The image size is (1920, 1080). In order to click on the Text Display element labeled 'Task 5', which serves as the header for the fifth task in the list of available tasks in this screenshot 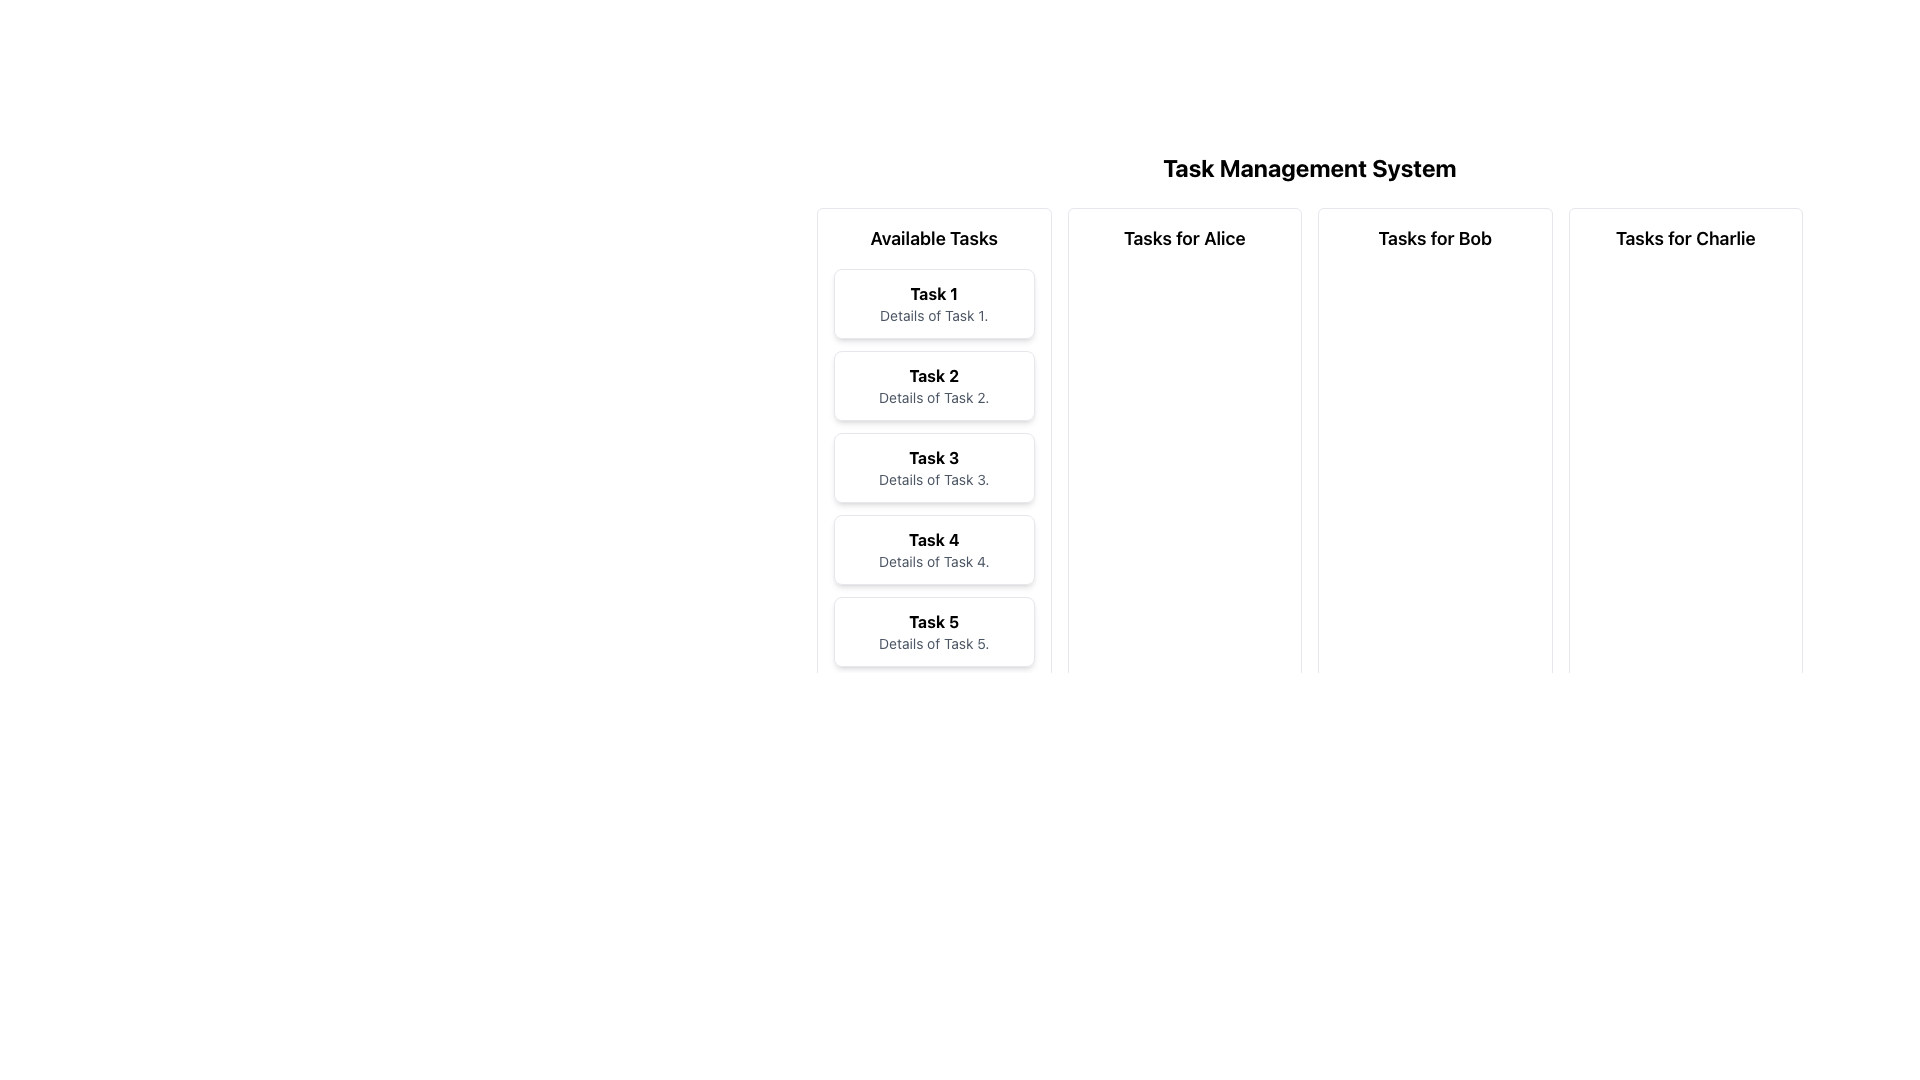, I will do `click(933, 620)`.